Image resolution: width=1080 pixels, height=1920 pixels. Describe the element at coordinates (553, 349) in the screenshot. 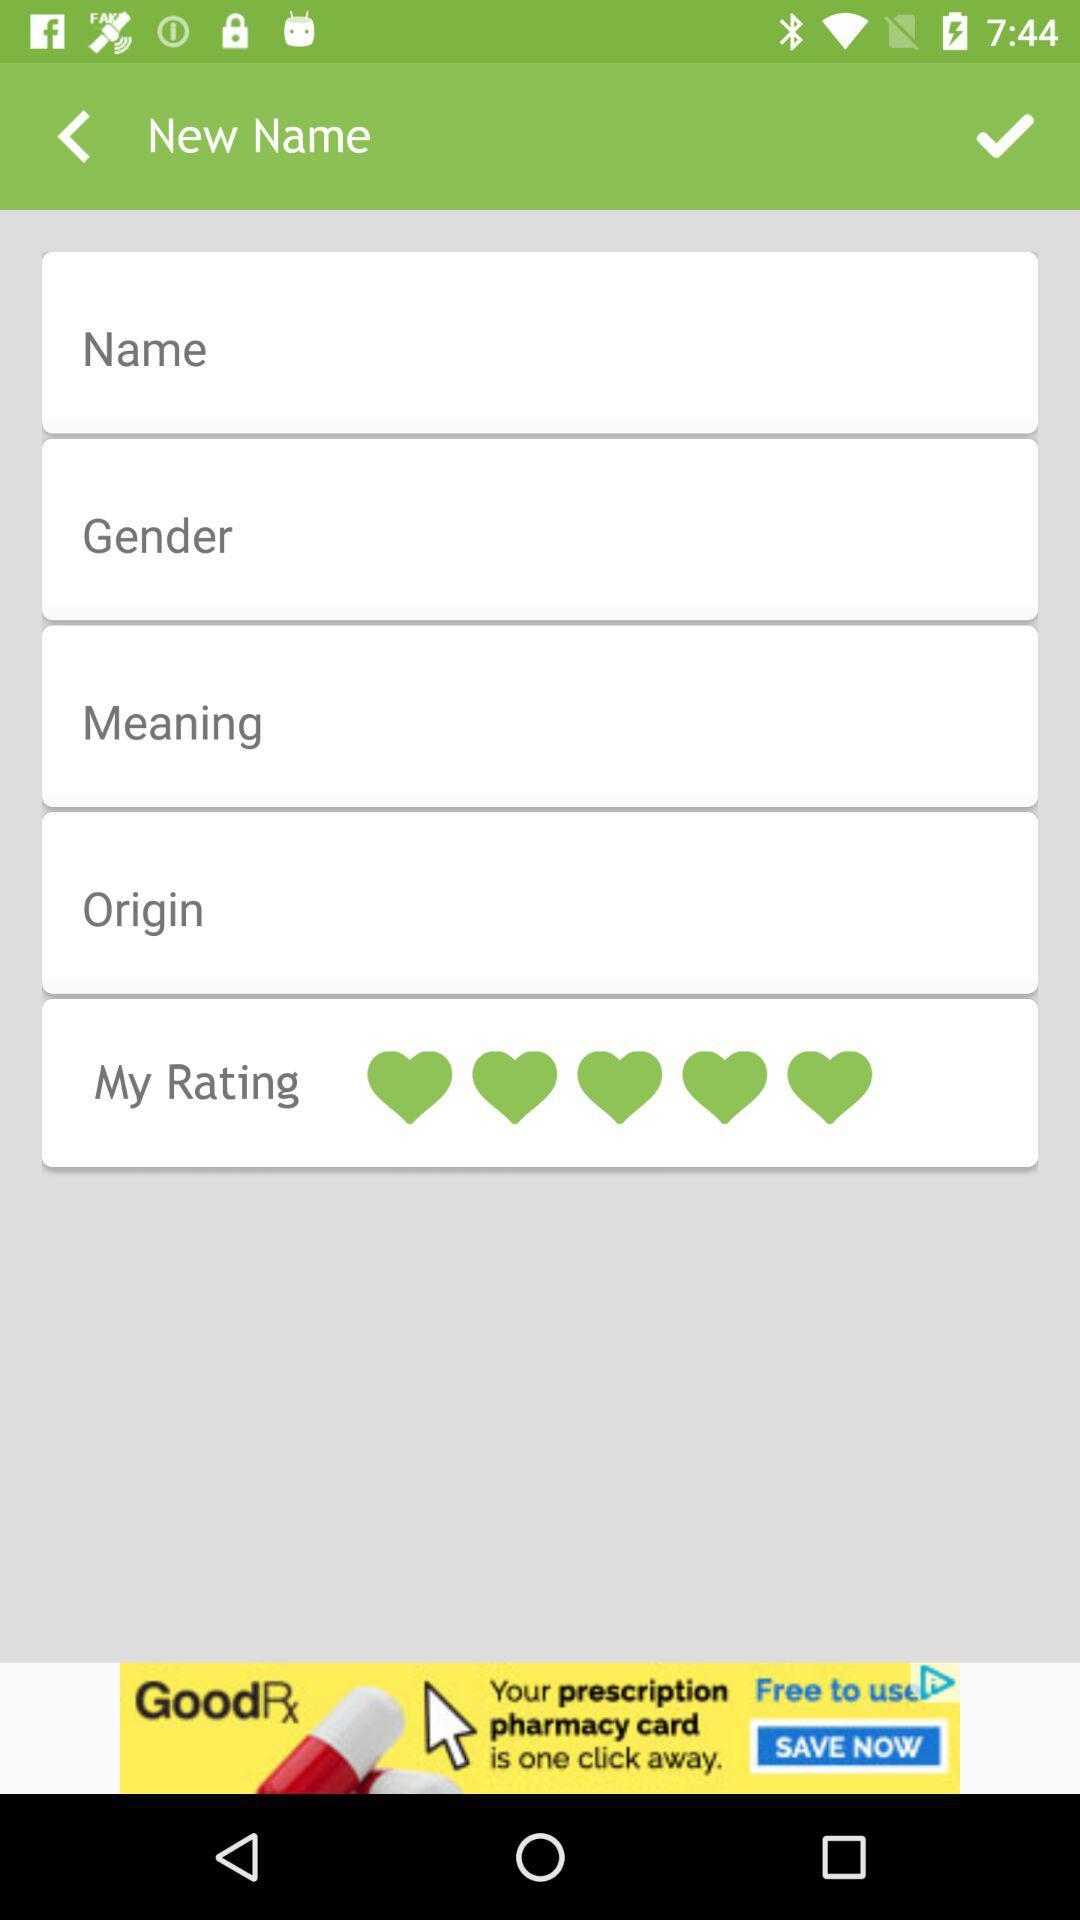

I see `your name` at that location.